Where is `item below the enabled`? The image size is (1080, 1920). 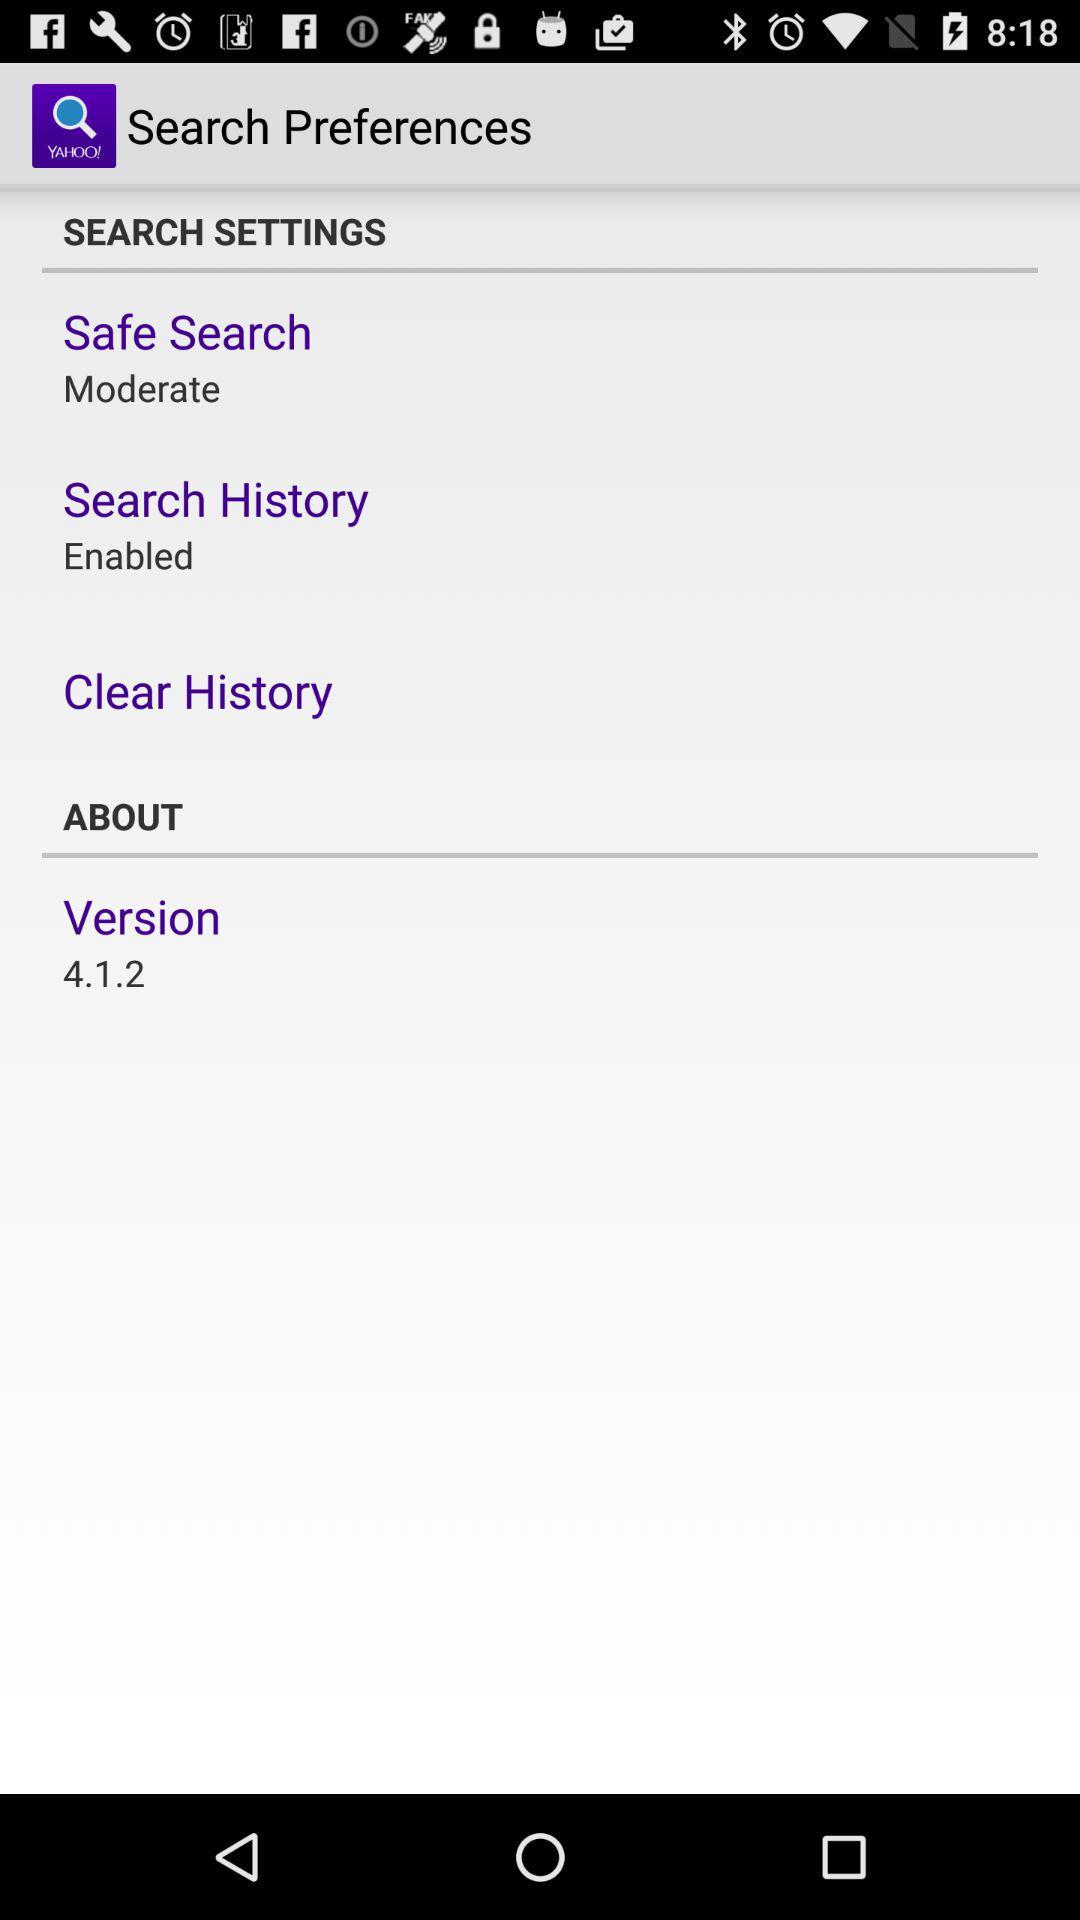
item below the enabled is located at coordinates (197, 690).